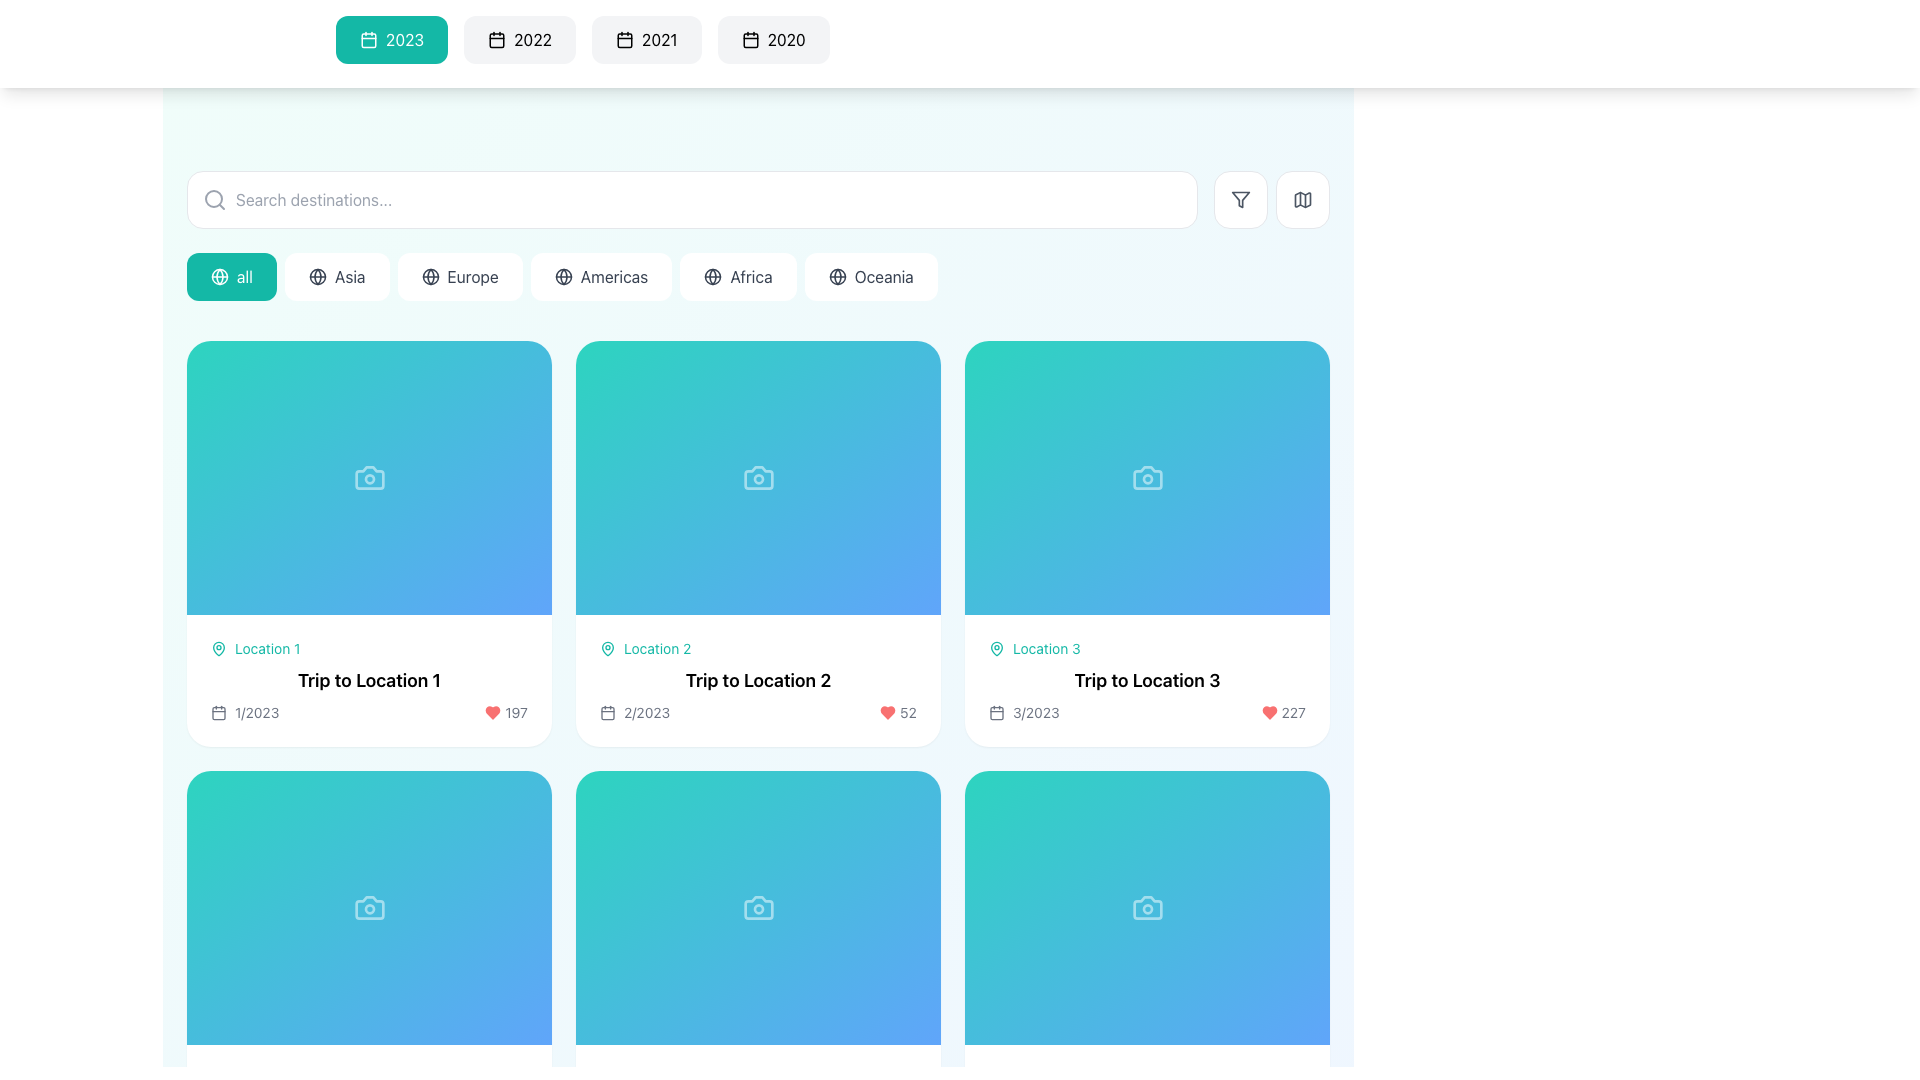 The height and width of the screenshot is (1080, 1920). I want to click on a button in the horizontal navigation bar to filter trips by region, located below the search bar and above the grid of trip cards, so click(757, 281).